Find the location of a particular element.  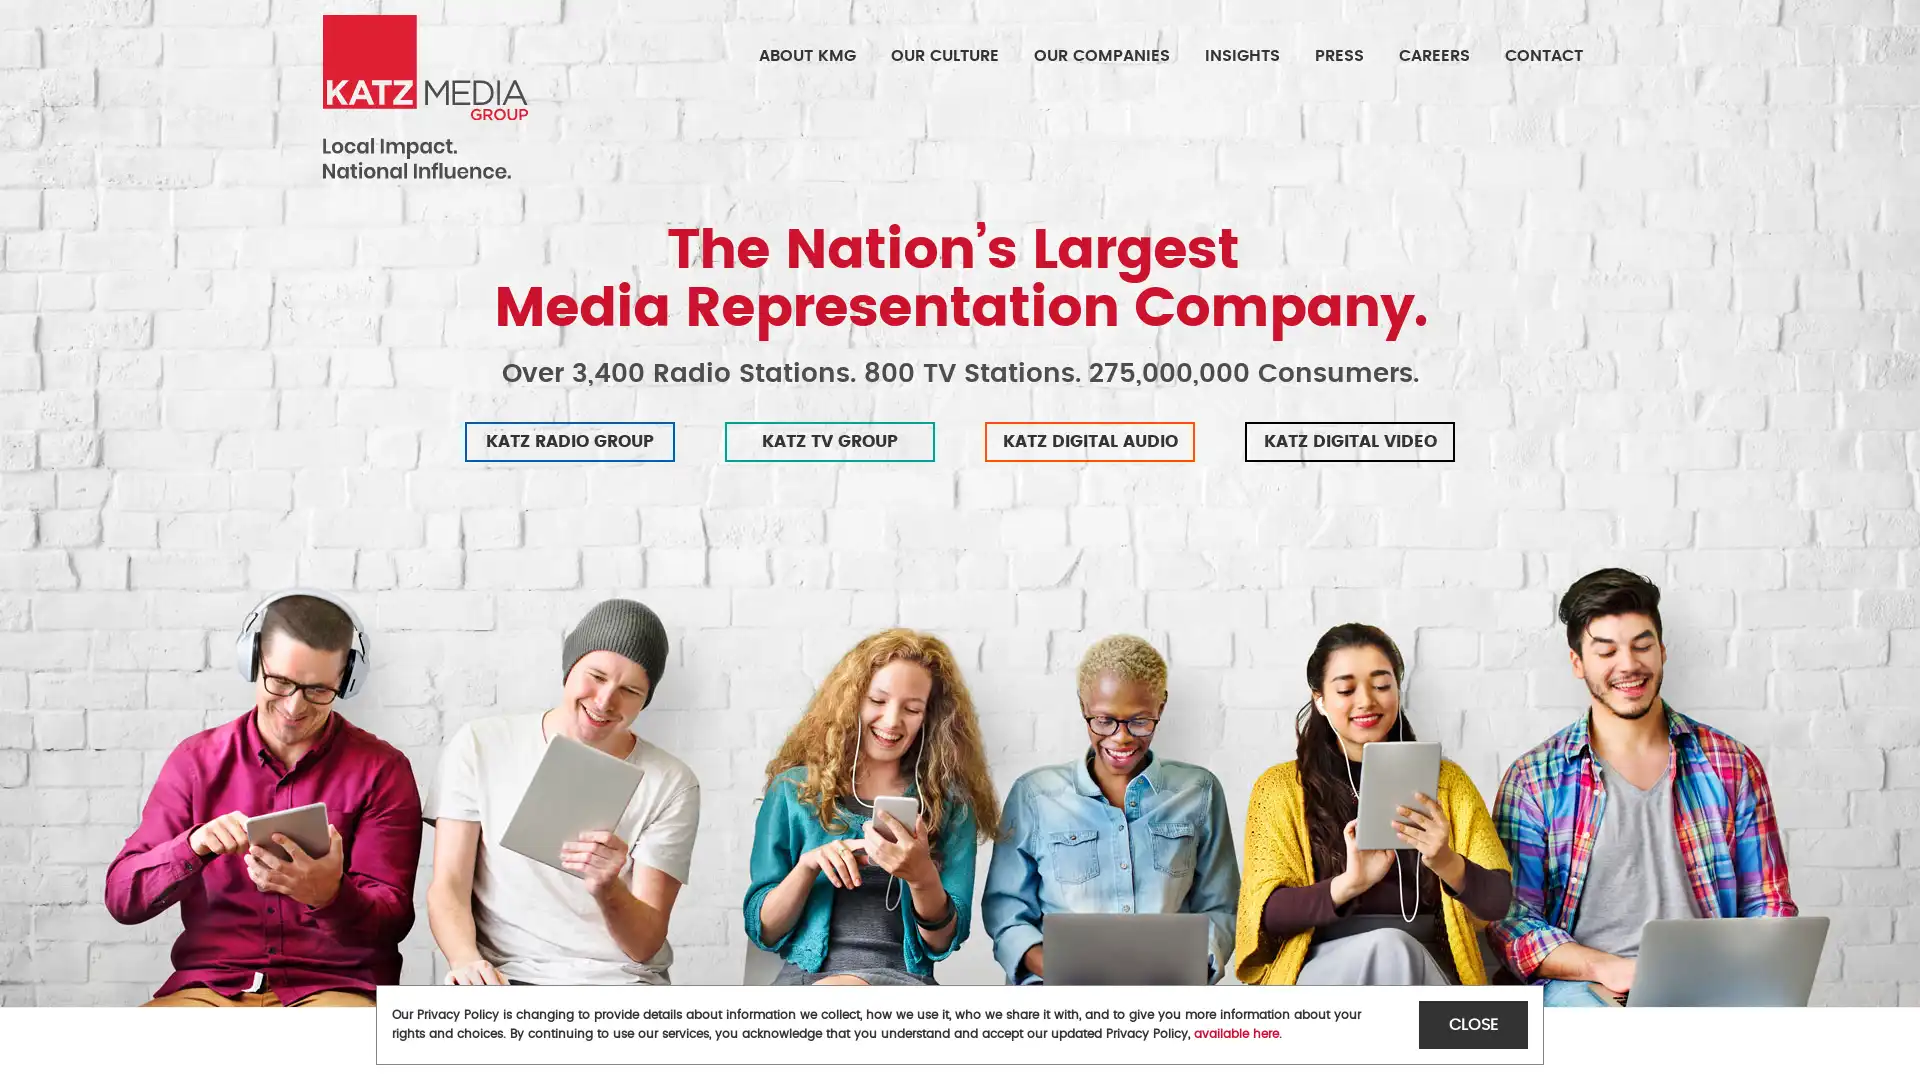

CLOSE is located at coordinates (1473, 1024).